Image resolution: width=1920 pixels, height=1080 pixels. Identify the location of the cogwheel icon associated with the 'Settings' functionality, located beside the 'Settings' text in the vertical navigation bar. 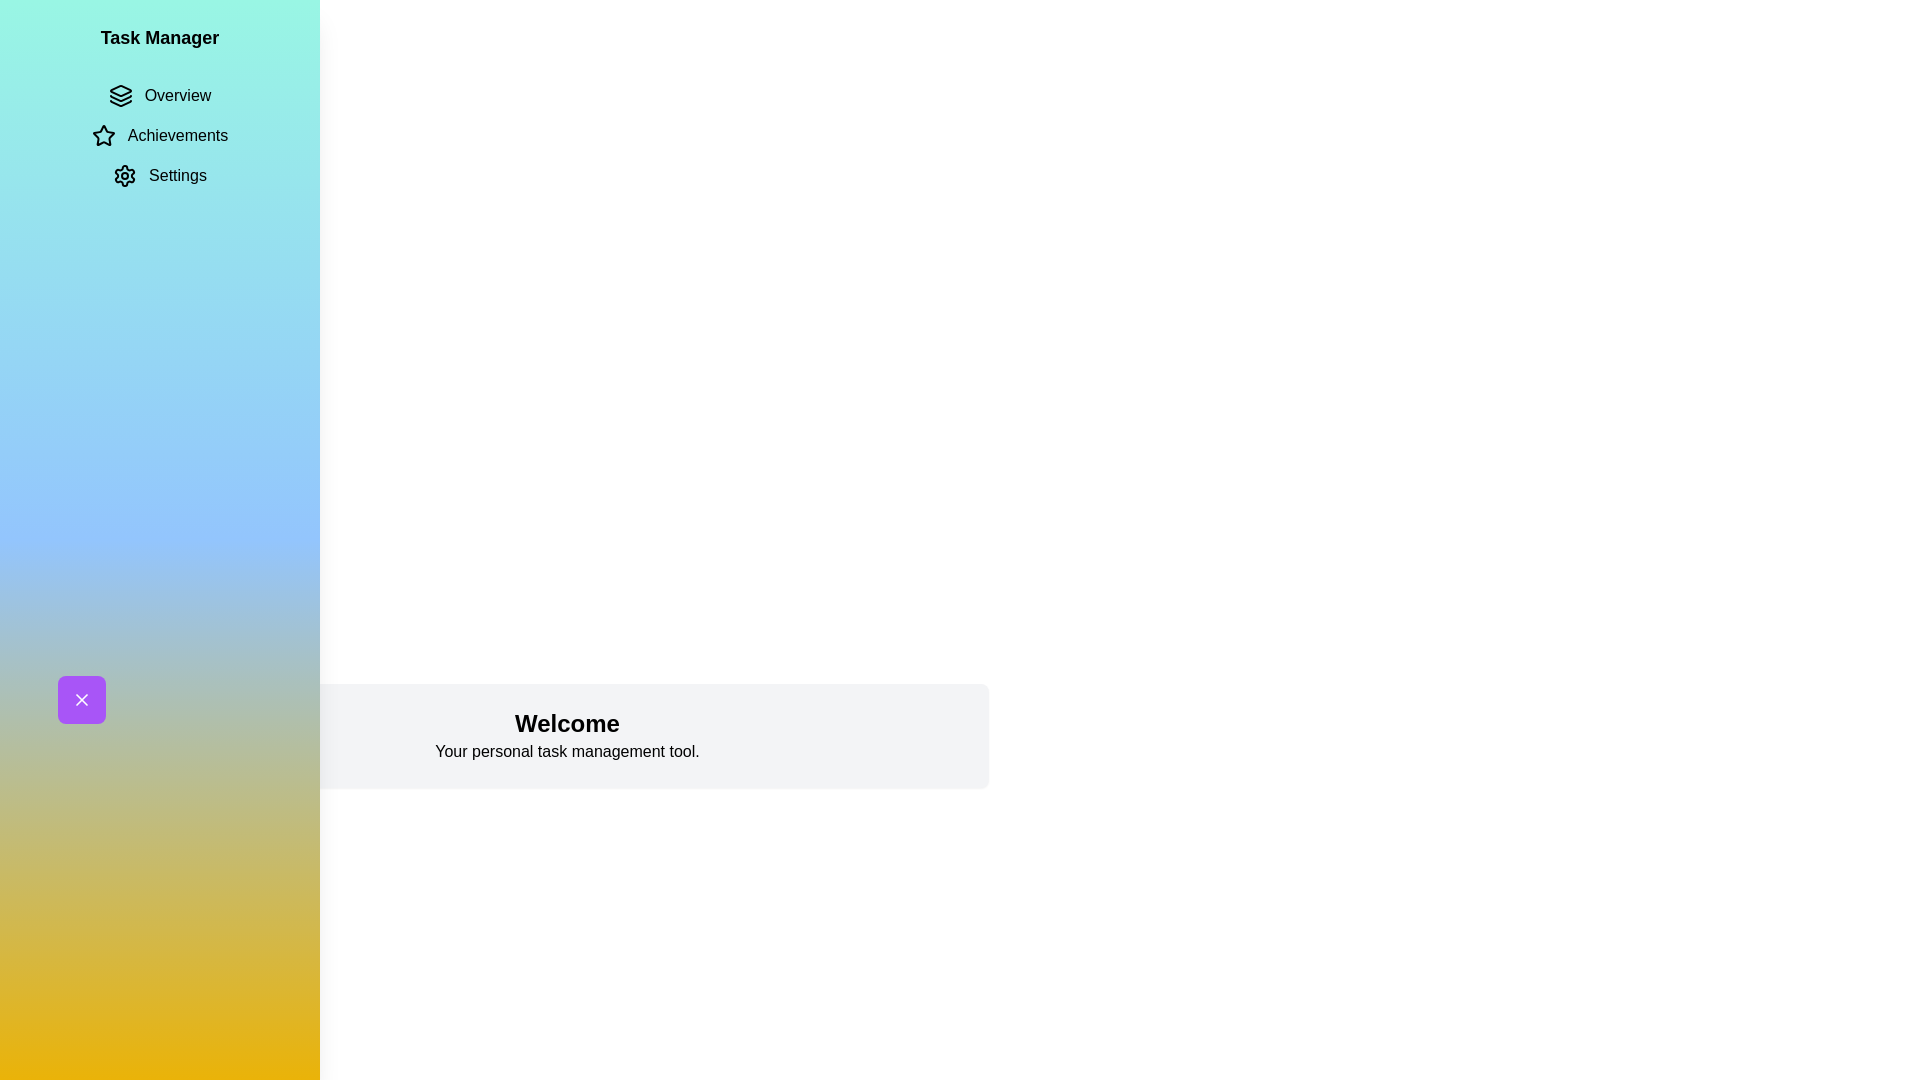
(124, 175).